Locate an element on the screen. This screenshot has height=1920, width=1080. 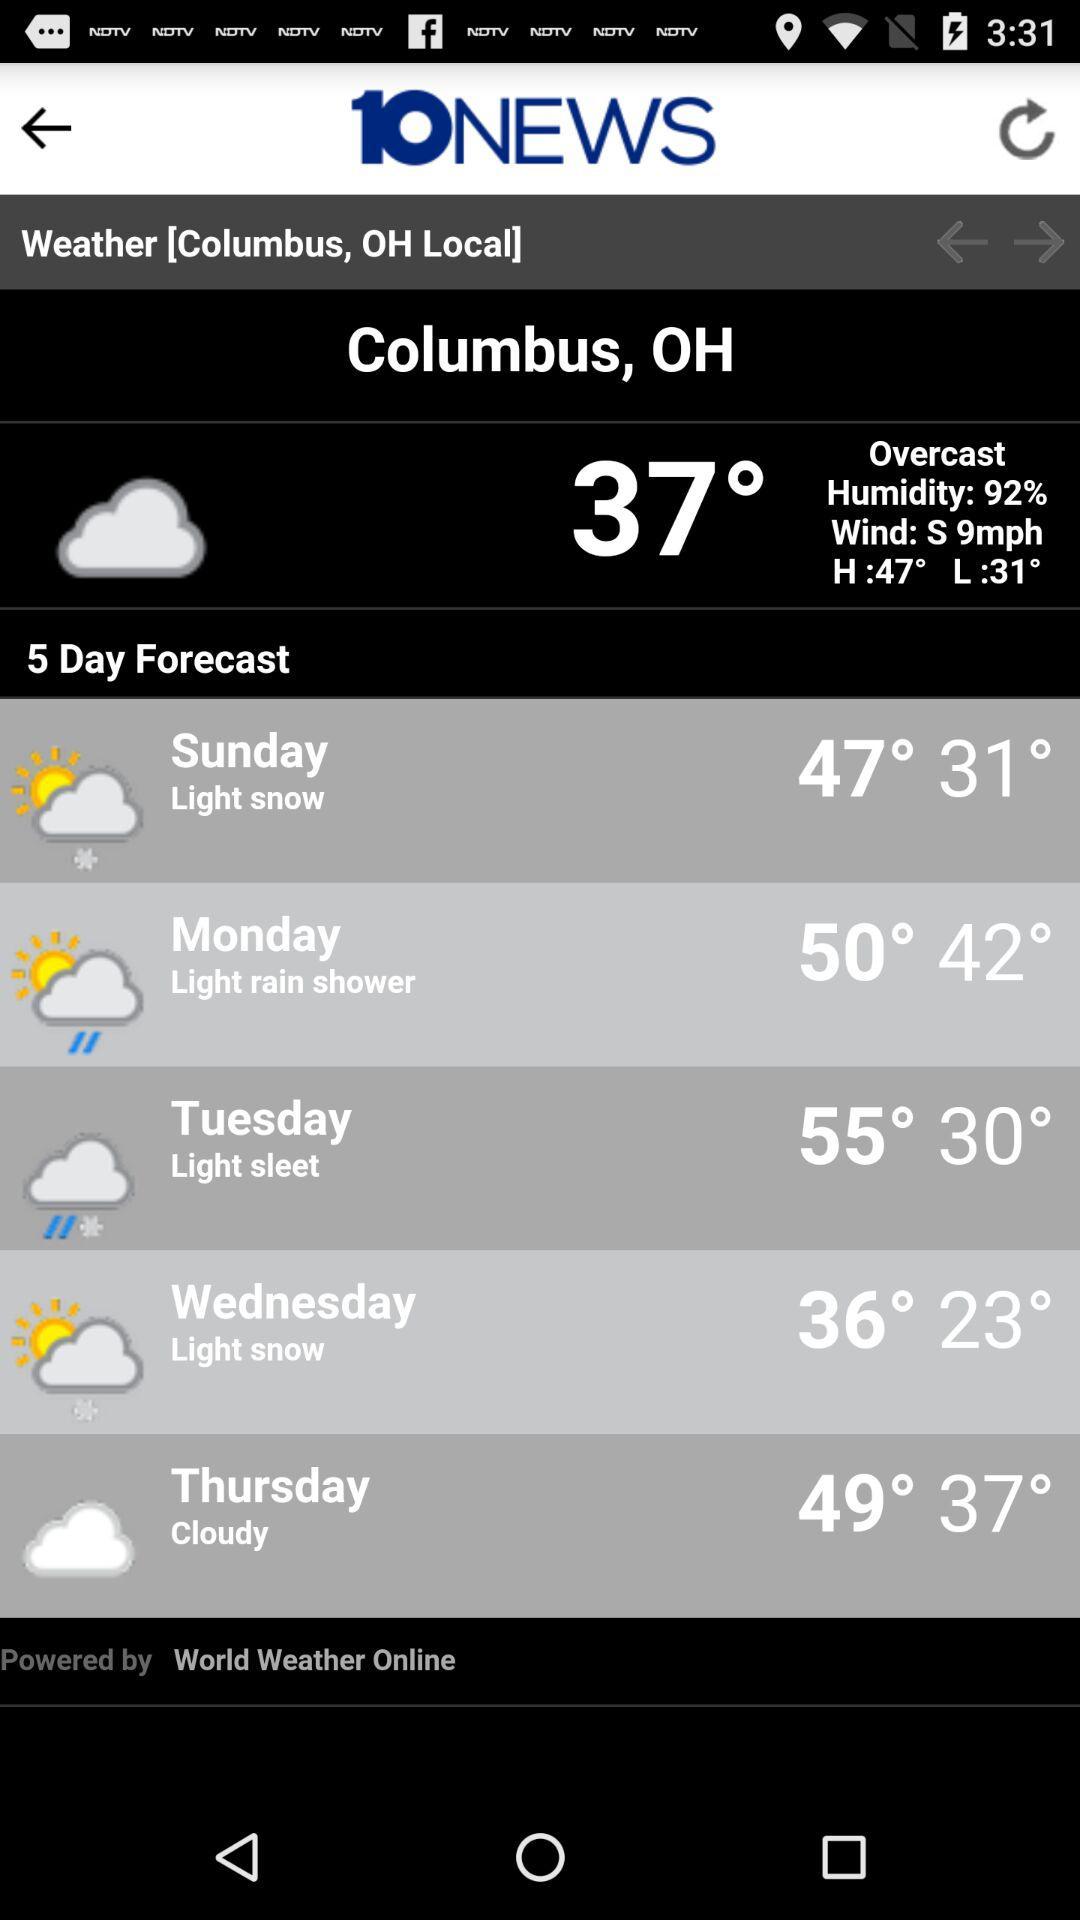
previous is located at coordinates (961, 241).